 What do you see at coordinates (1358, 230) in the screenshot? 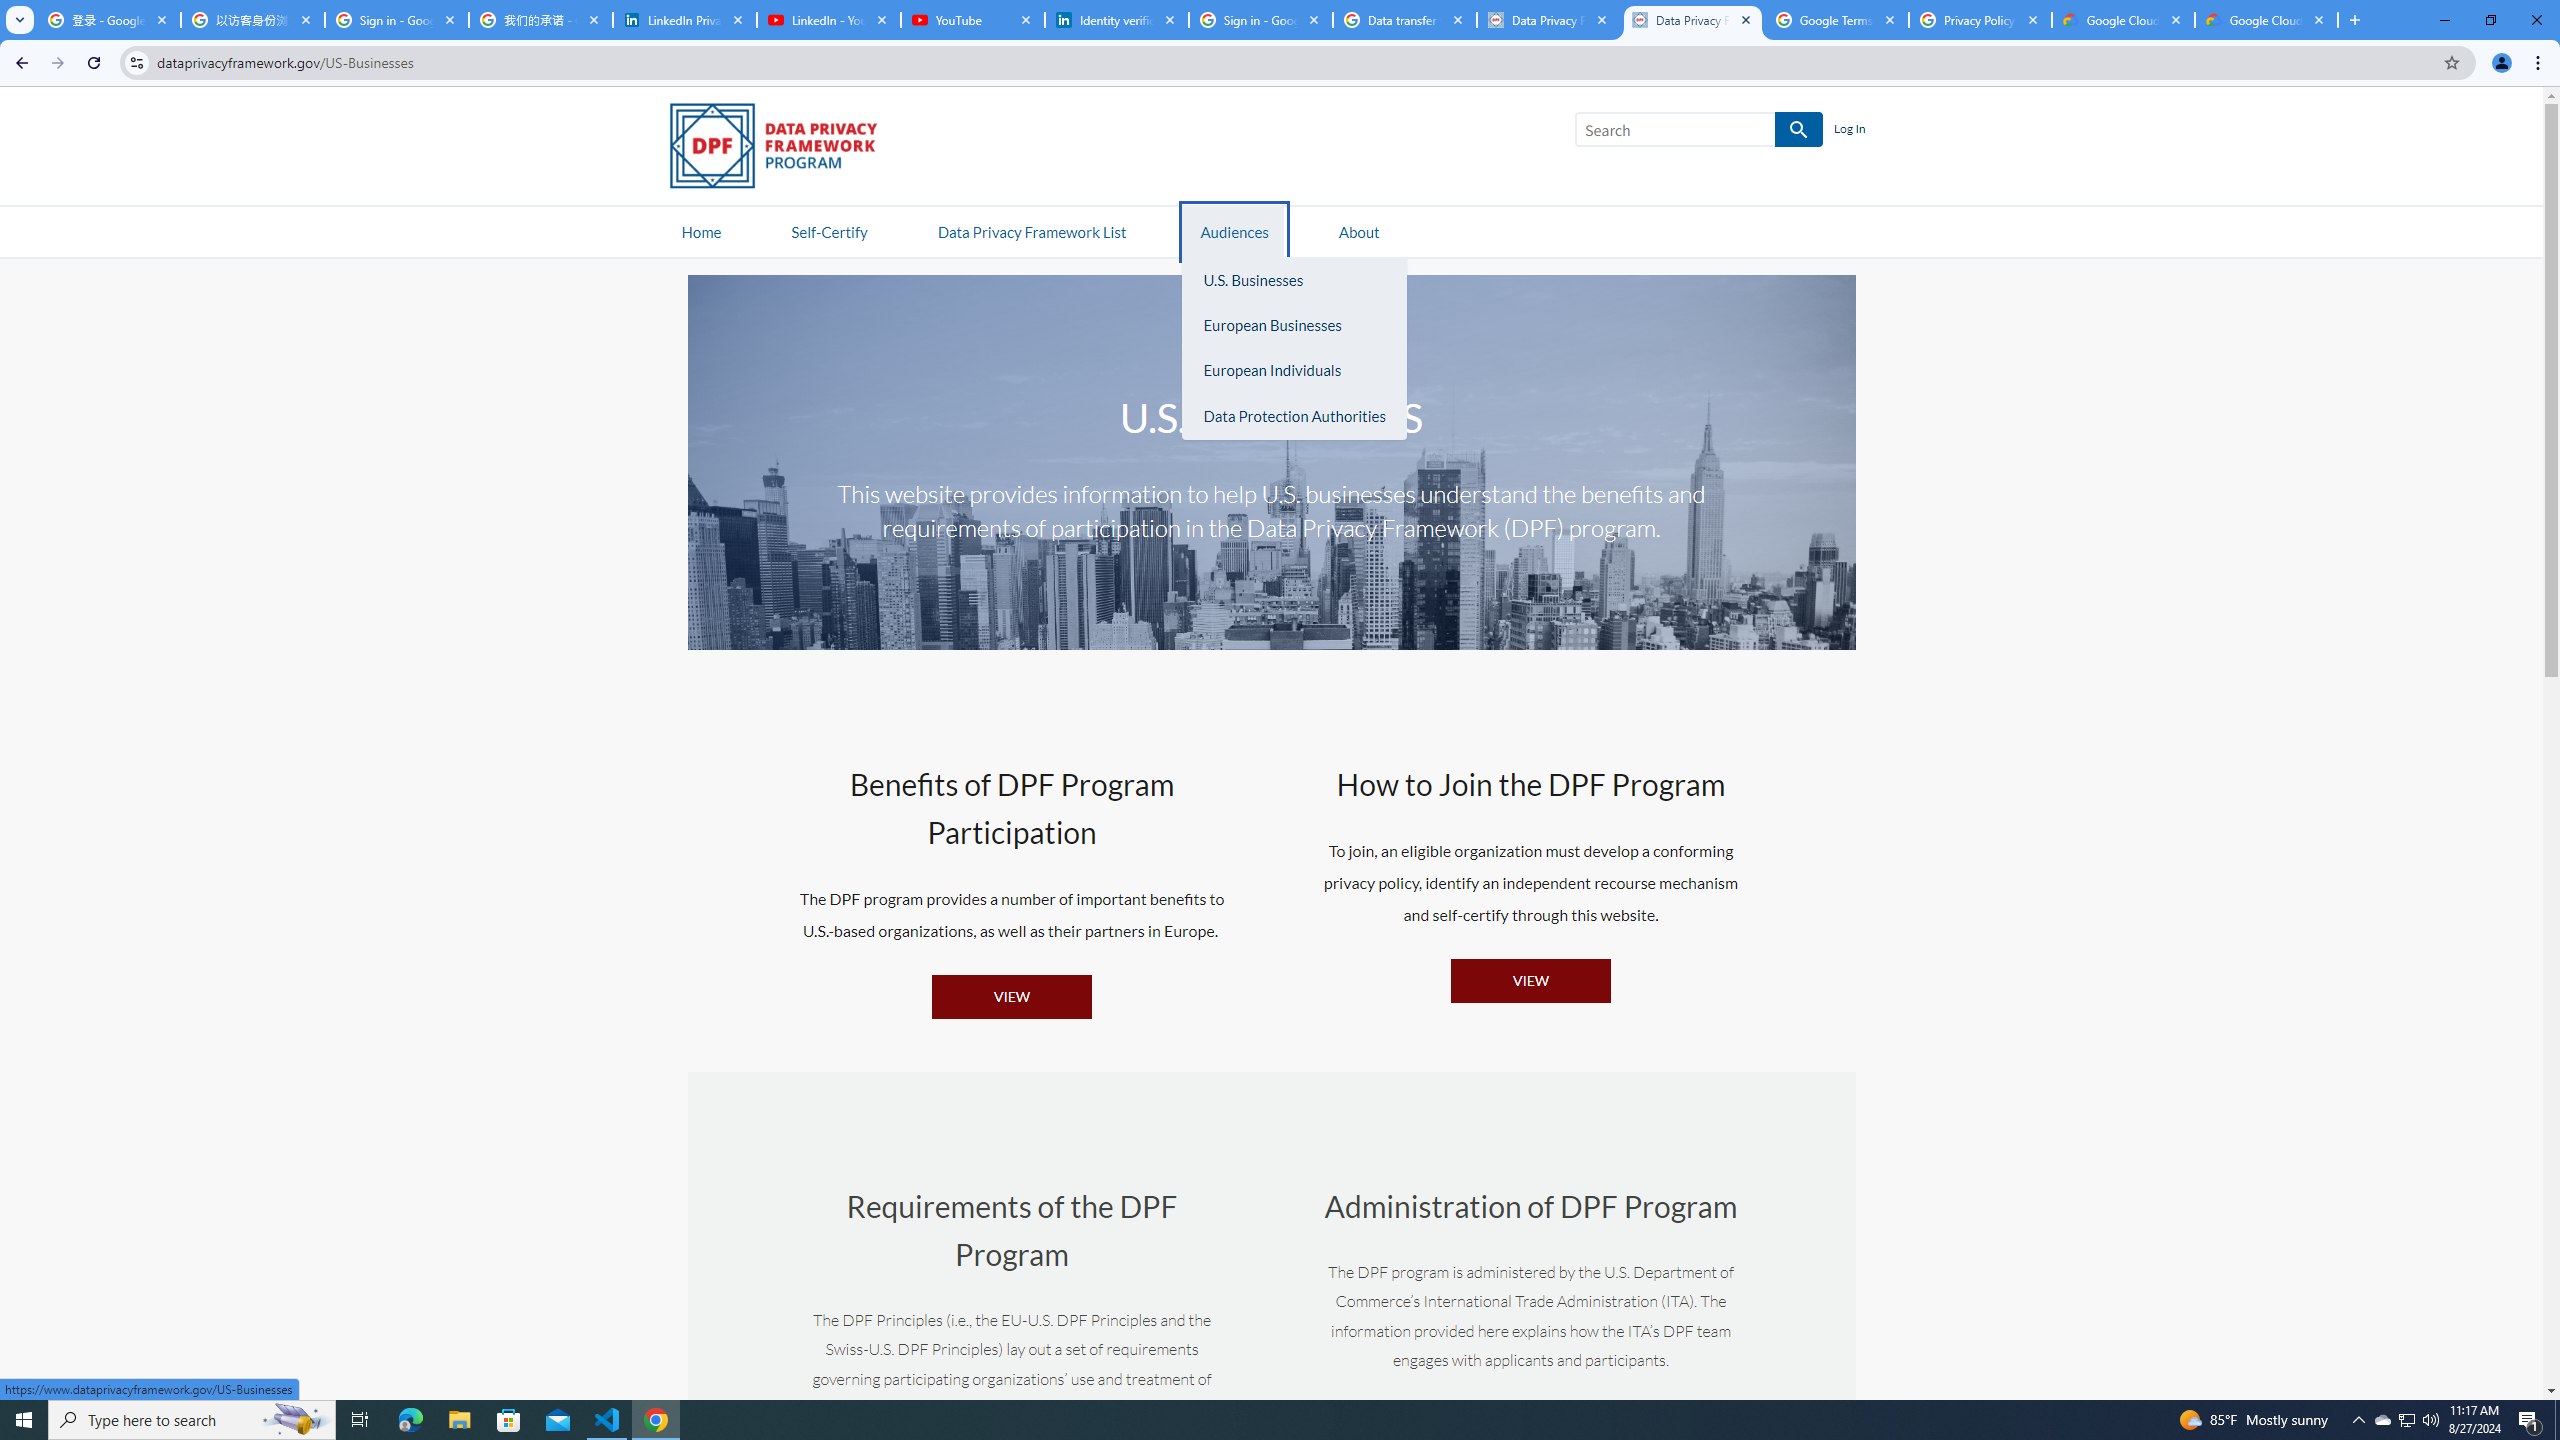
I see `'About'` at bounding box center [1358, 230].